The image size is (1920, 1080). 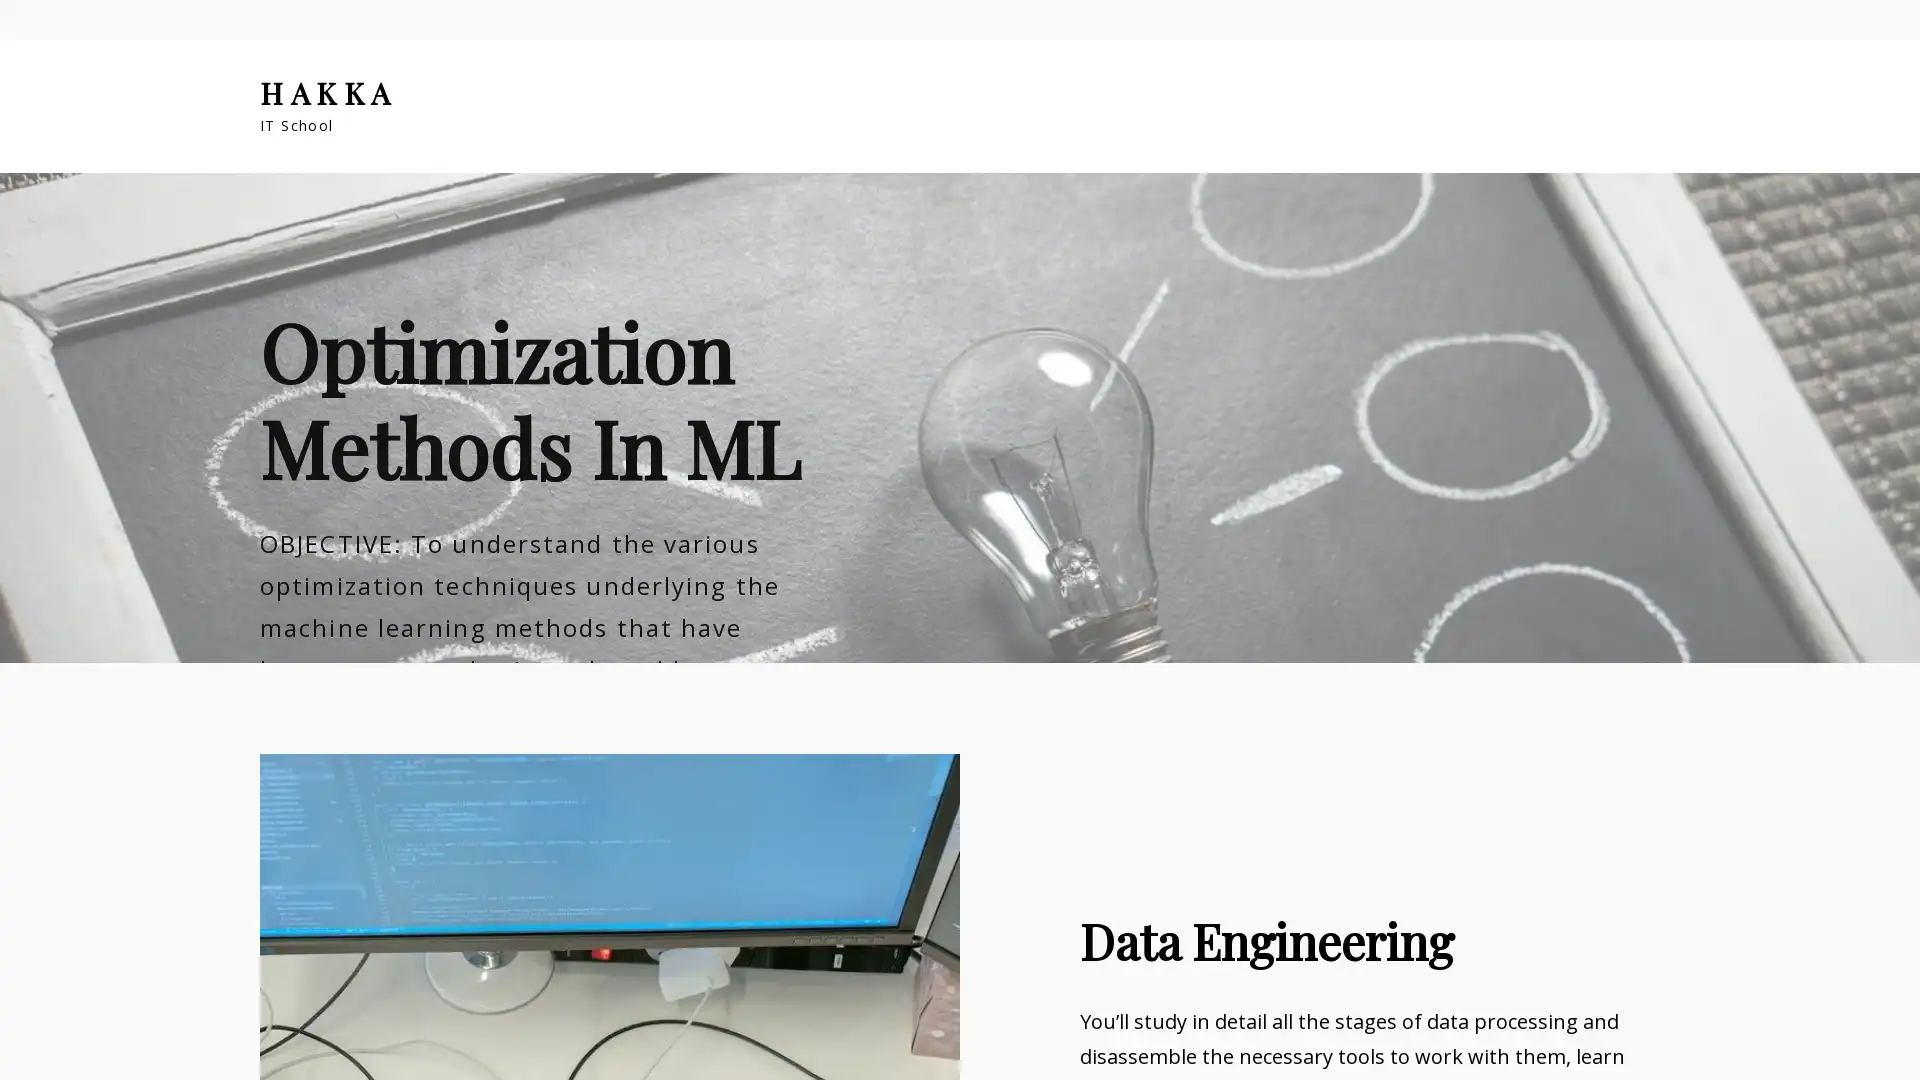 What do you see at coordinates (1887, 567) in the screenshot?
I see `Next` at bounding box center [1887, 567].